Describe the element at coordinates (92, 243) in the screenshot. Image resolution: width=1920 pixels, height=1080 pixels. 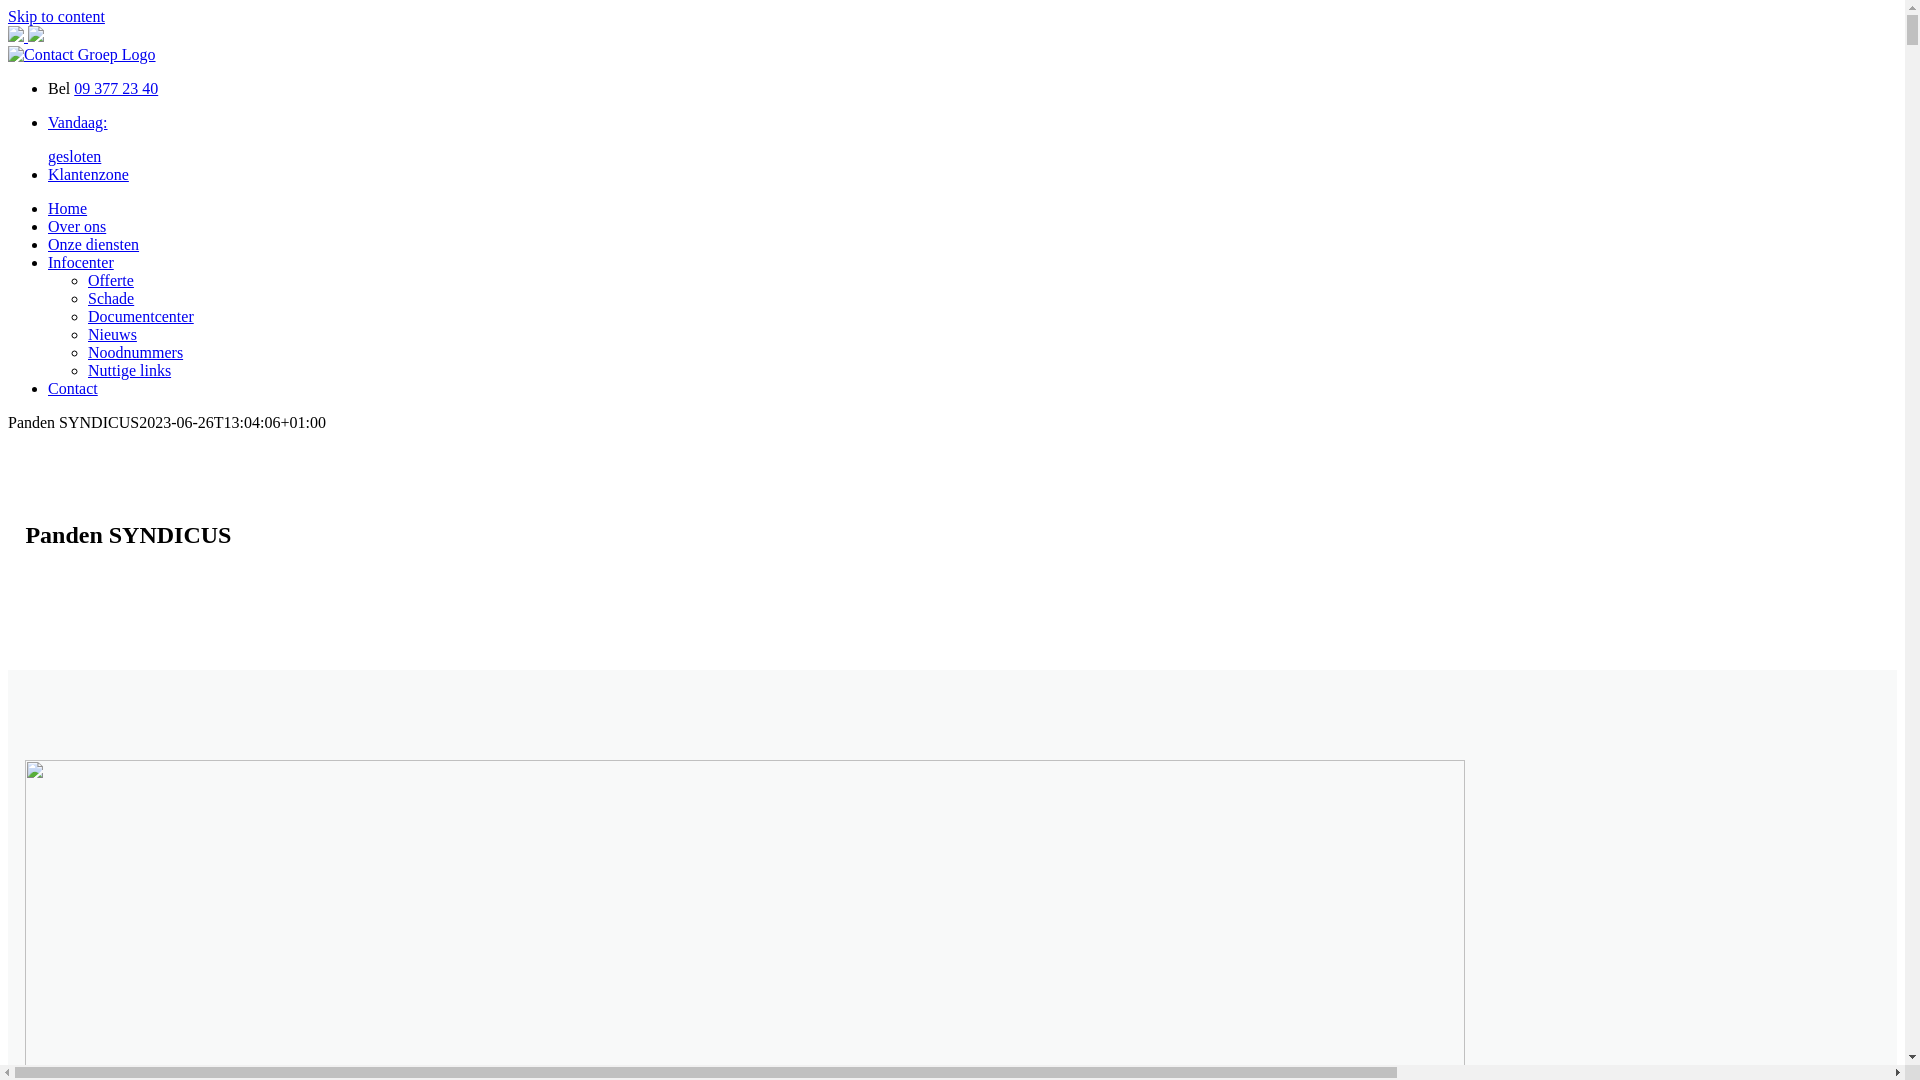
I see `'Onze diensten'` at that location.